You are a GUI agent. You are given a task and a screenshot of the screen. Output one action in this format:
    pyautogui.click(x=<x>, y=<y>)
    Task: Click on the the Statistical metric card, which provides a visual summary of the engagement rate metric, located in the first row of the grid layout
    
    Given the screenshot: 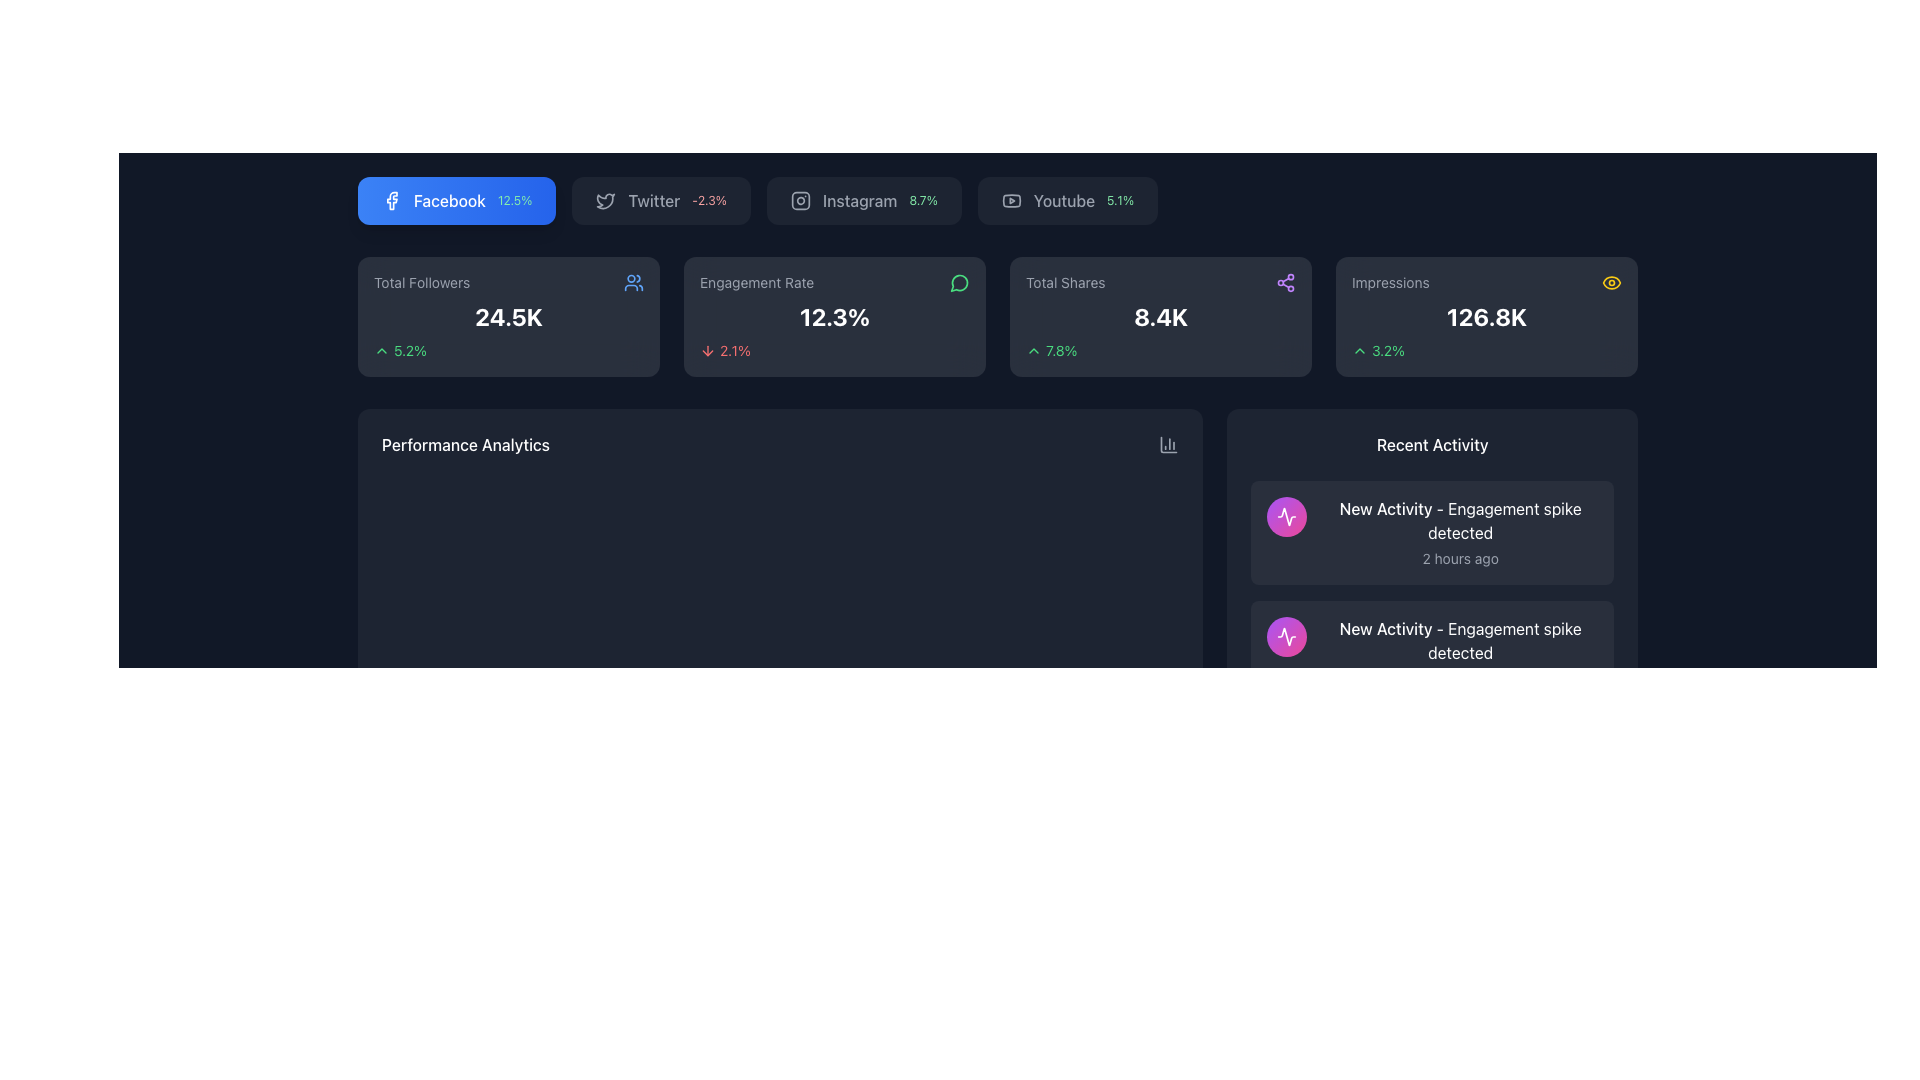 What is the action you would take?
    pyautogui.click(x=835, y=315)
    